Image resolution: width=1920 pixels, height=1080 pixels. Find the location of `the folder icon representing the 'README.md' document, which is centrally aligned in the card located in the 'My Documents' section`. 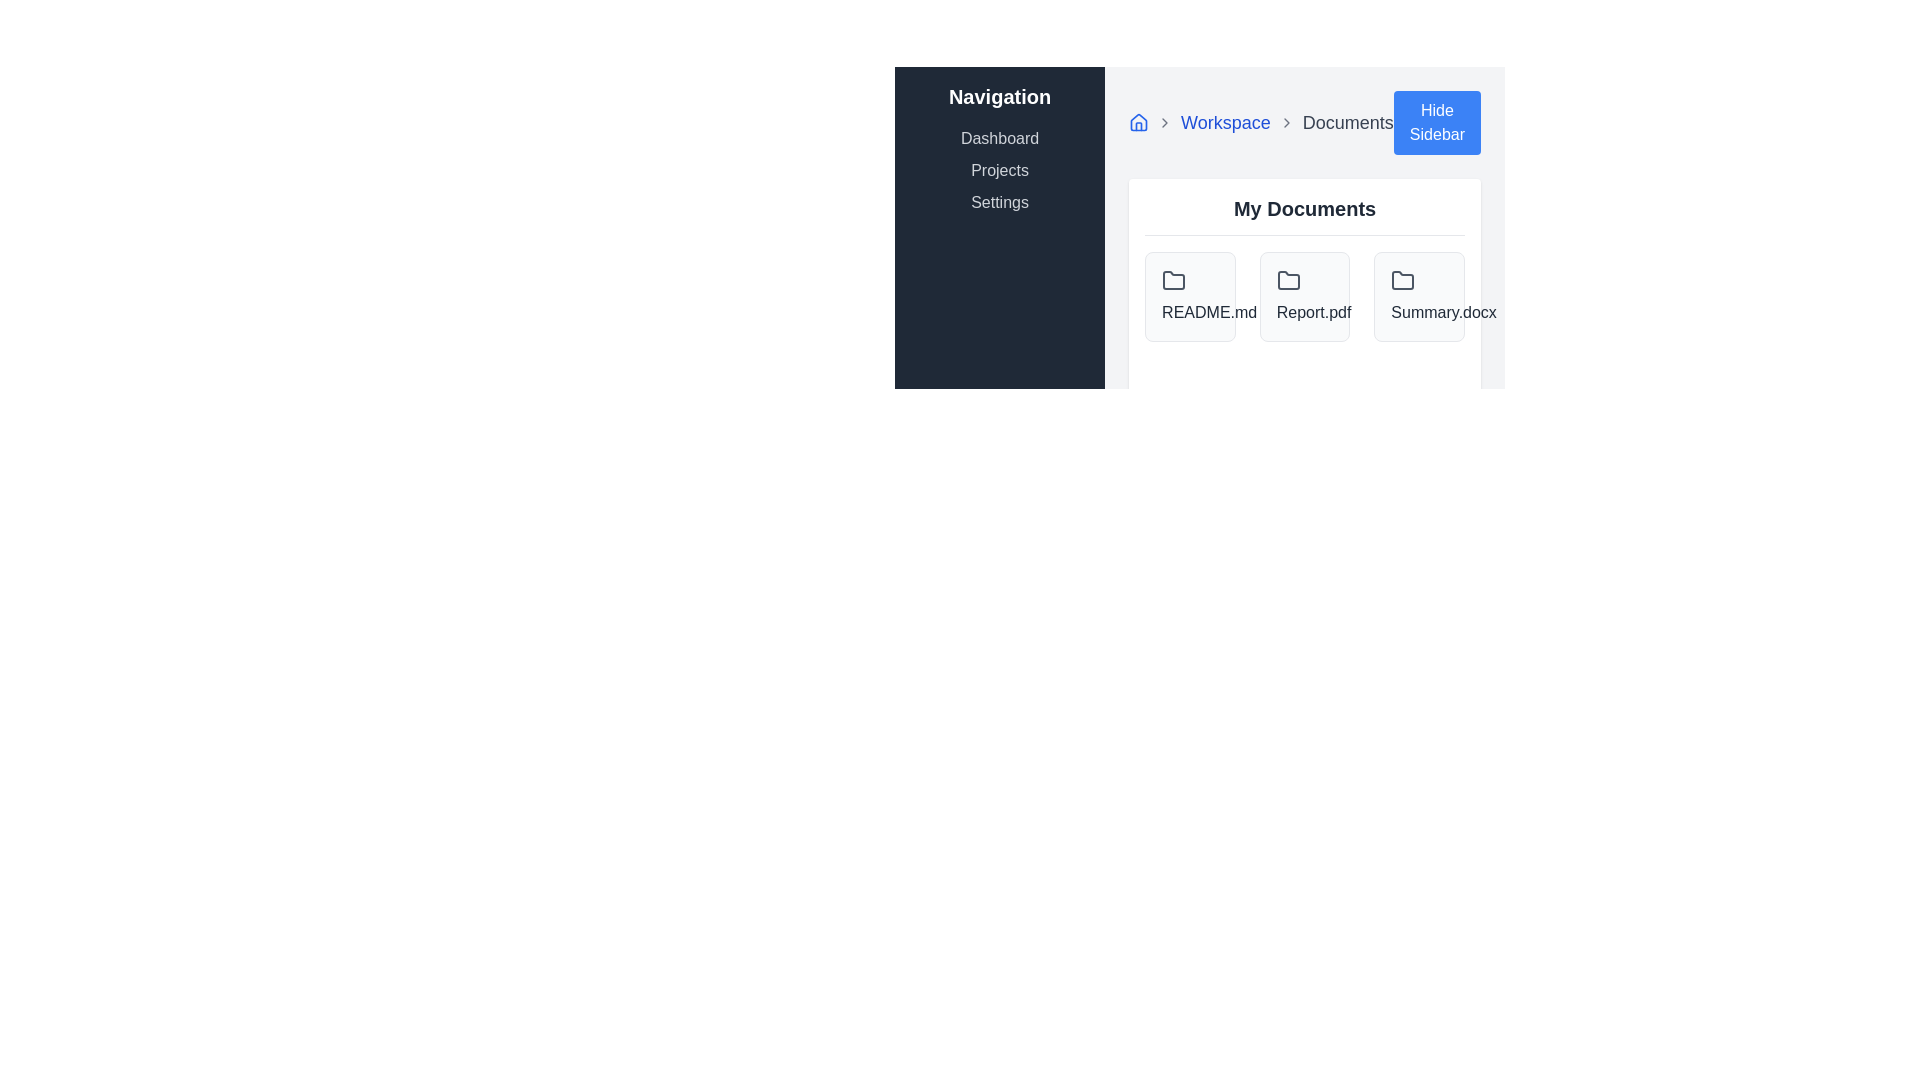

the folder icon representing the 'README.md' document, which is centrally aligned in the card located in the 'My Documents' section is located at coordinates (1174, 281).